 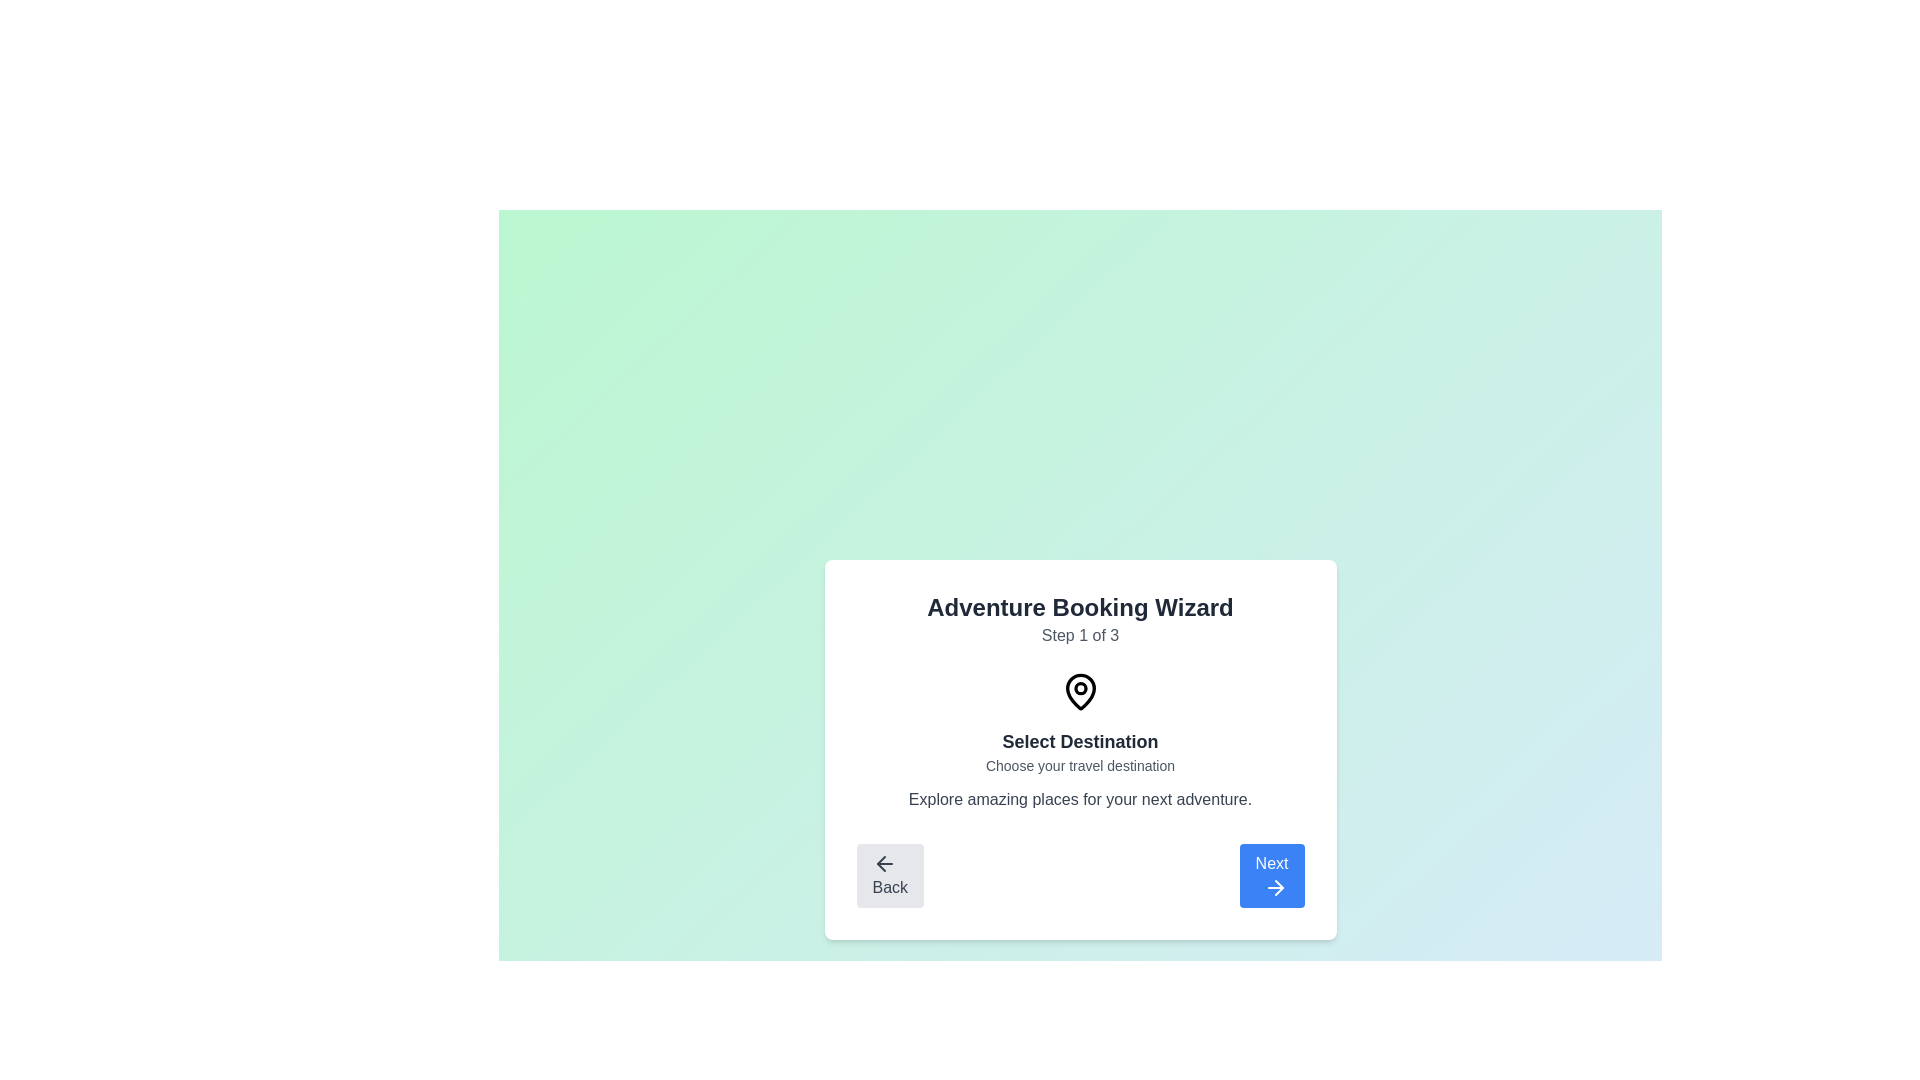 What do you see at coordinates (1079, 636) in the screenshot?
I see `the Text Label that indicates the current step in the multi-step process, positioned beneath 'Adventure Booking Wizard' and above 'Select Destination'` at bounding box center [1079, 636].